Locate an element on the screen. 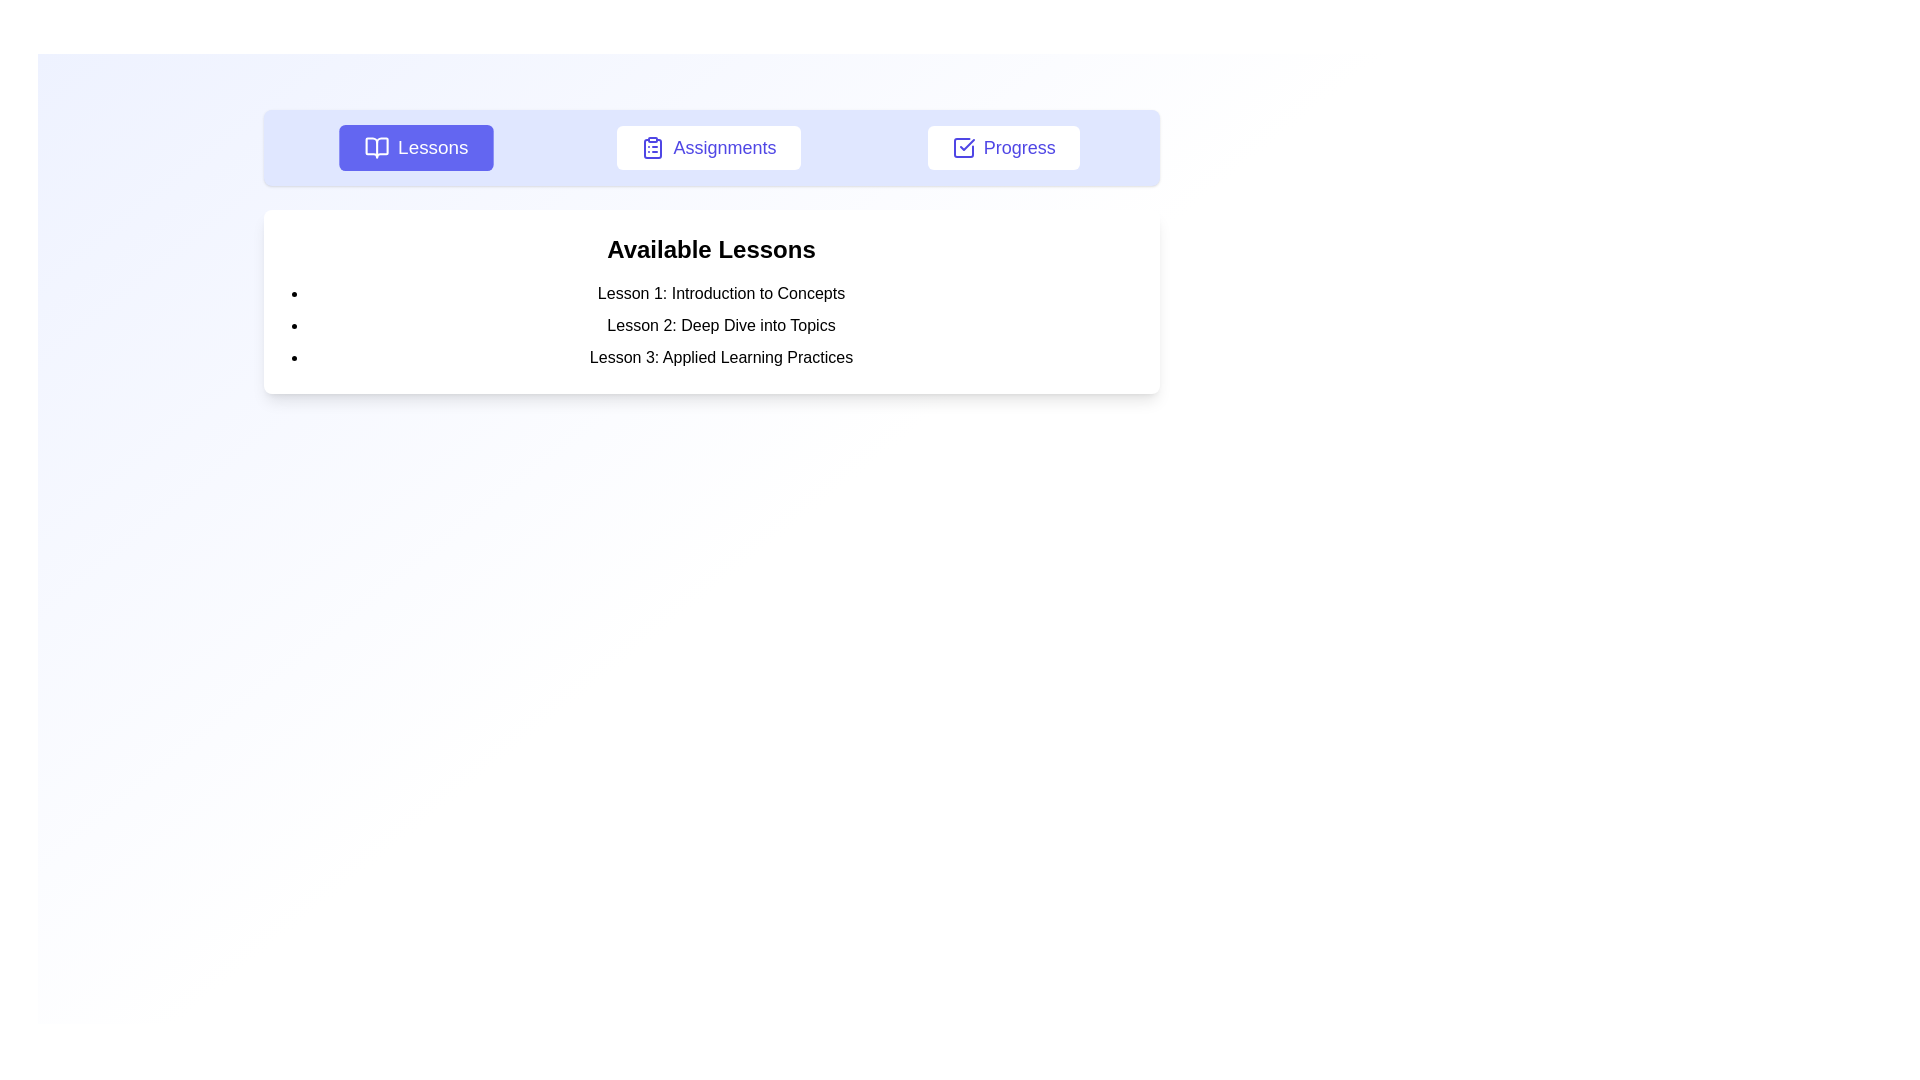 This screenshot has height=1080, width=1920. a button in the horizontal navigation bar, which is characterized by its light blue background and interactive rectangular buttons with icons and labels, to focus on it is located at coordinates (711, 146).